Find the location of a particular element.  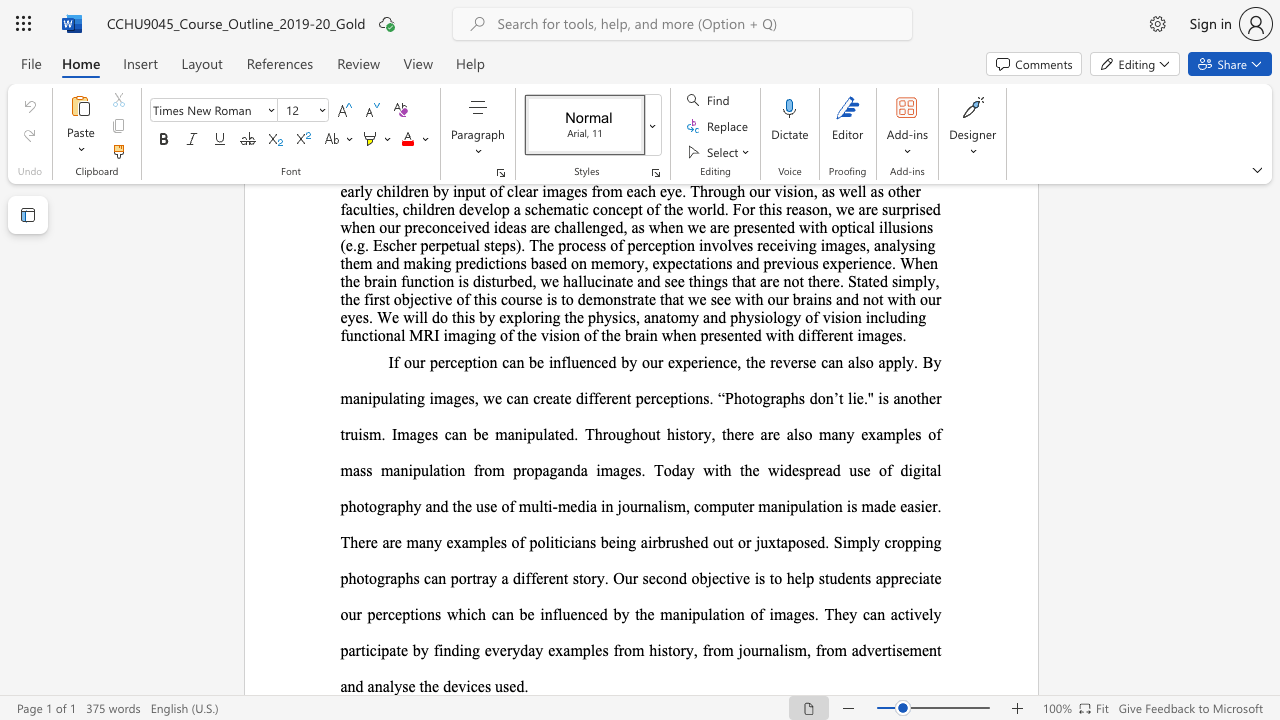

the subset text "cropping photographs can portray a different story. Our second objective is to help students appreciate our perceptions which can be influenced by the manipulation of ima" within the text "osed. Simply cropping photographs can portray a different story. Our second objective is to help students appreciate our perceptions which can be influenced by the manipulation of images. They can actively participate by finding everyday examples from history, from journalism, from advertisement and analyse the devices used." is located at coordinates (883, 542).